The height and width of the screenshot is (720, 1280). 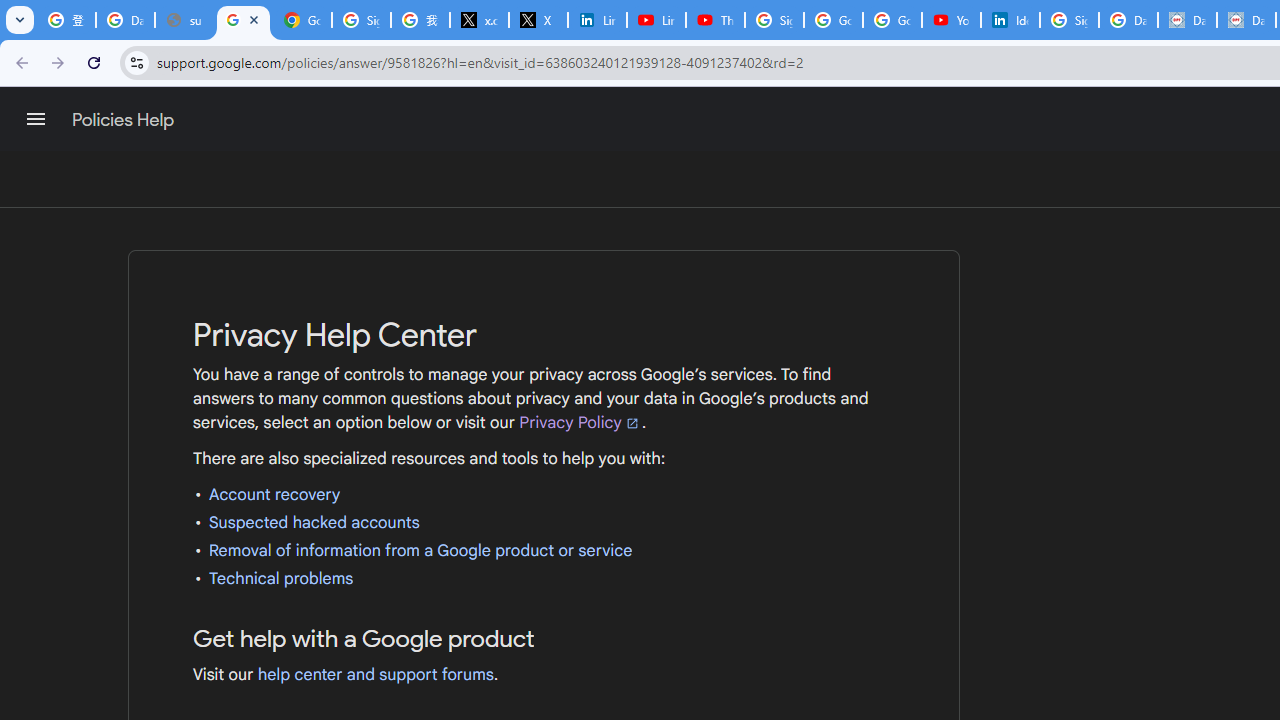 I want to click on 'Account recovery', so click(x=273, y=495).